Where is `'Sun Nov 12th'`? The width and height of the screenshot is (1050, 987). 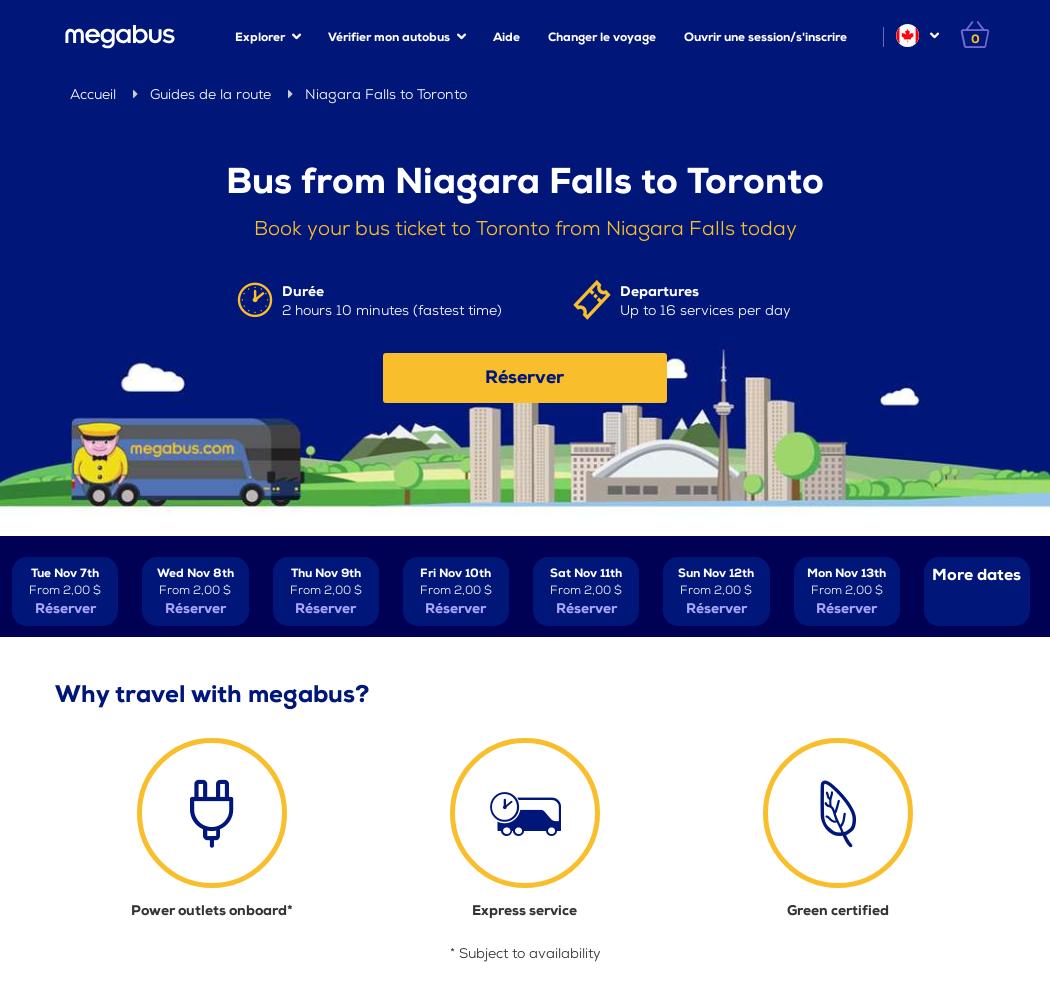
'Sun Nov 12th' is located at coordinates (714, 571).